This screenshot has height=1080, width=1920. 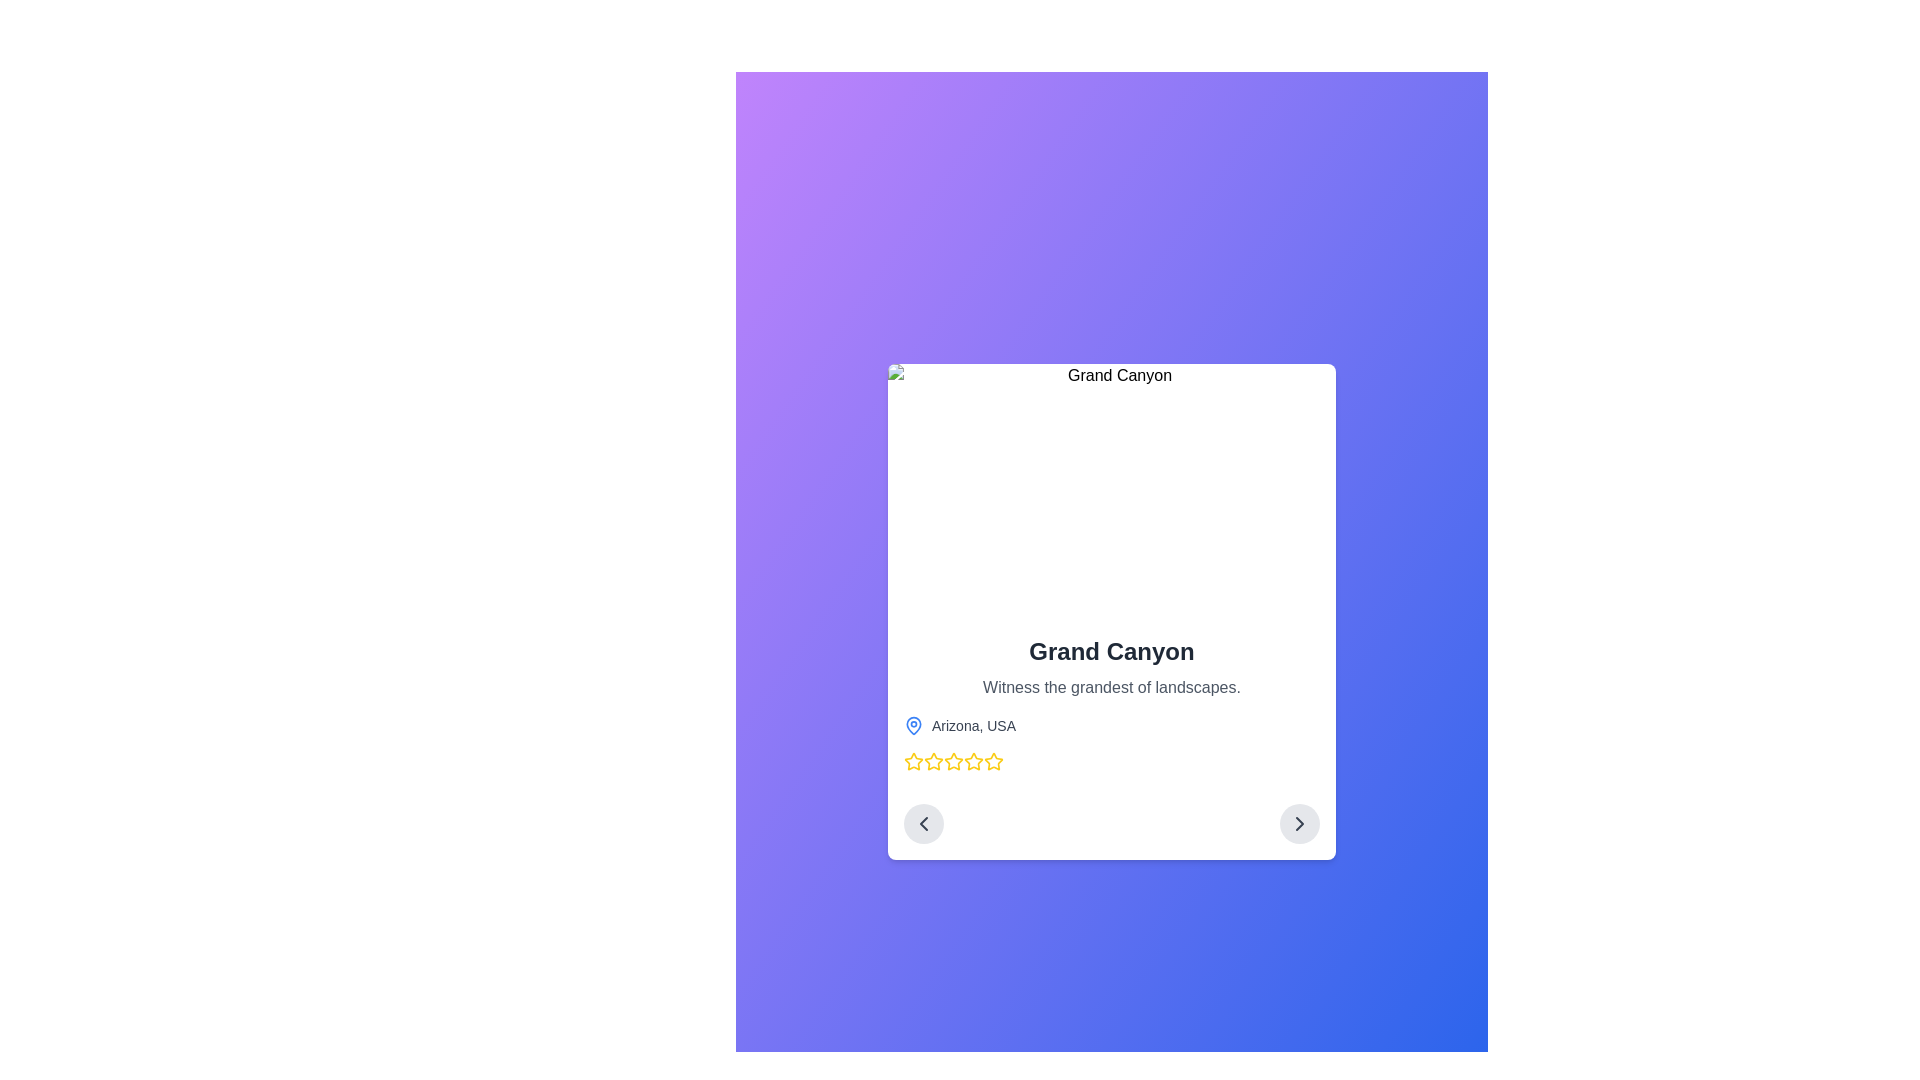 What do you see at coordinates (1300, 824) in the screenshot?
I see `the navigation icon located at the bottom-right corner of the card component` at bounding box center [1300, 824].